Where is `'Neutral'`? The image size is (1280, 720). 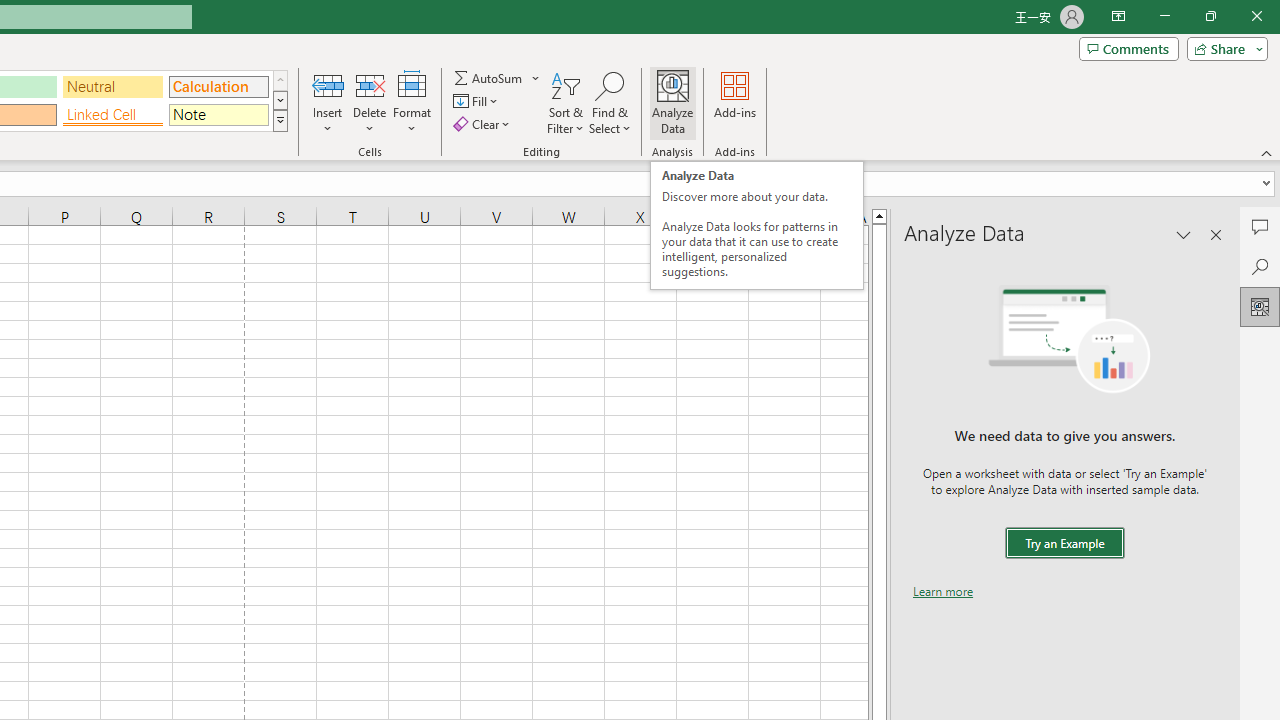
'Neutral' is located at coordinates (112, 85).